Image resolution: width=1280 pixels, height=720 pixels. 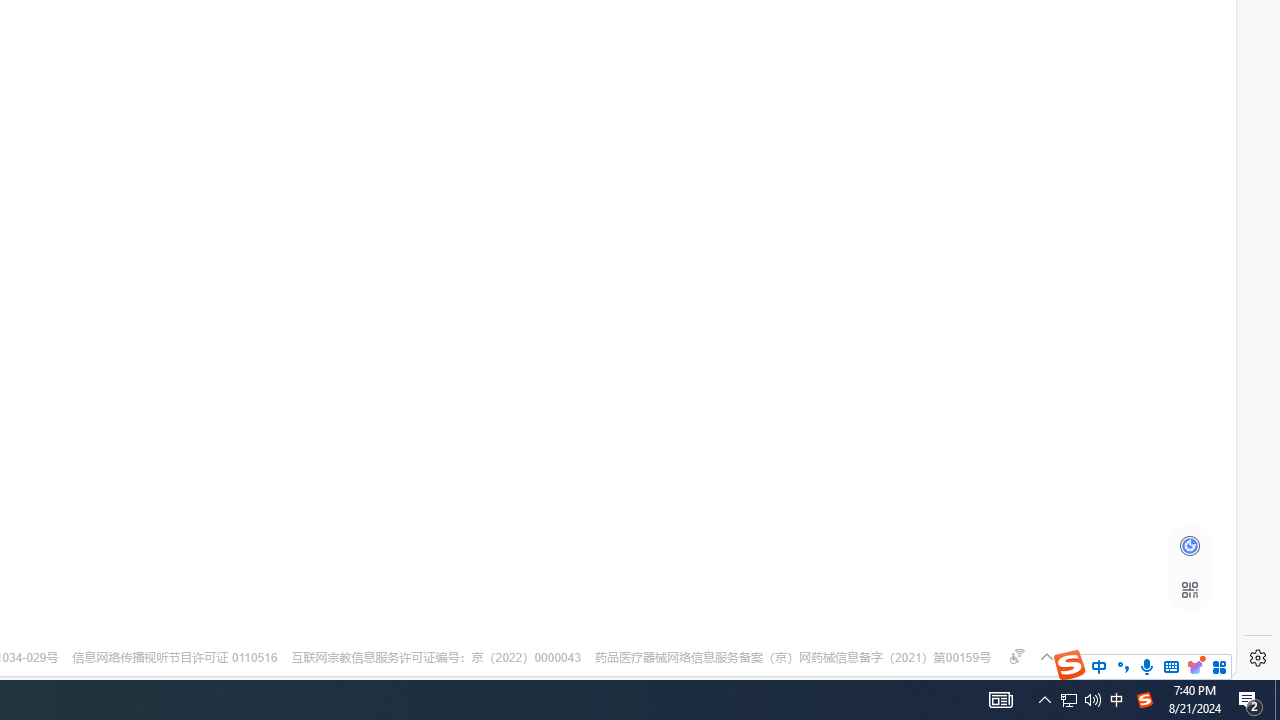 I want to click on 'Class: icon', so click(x=1189, y=589).